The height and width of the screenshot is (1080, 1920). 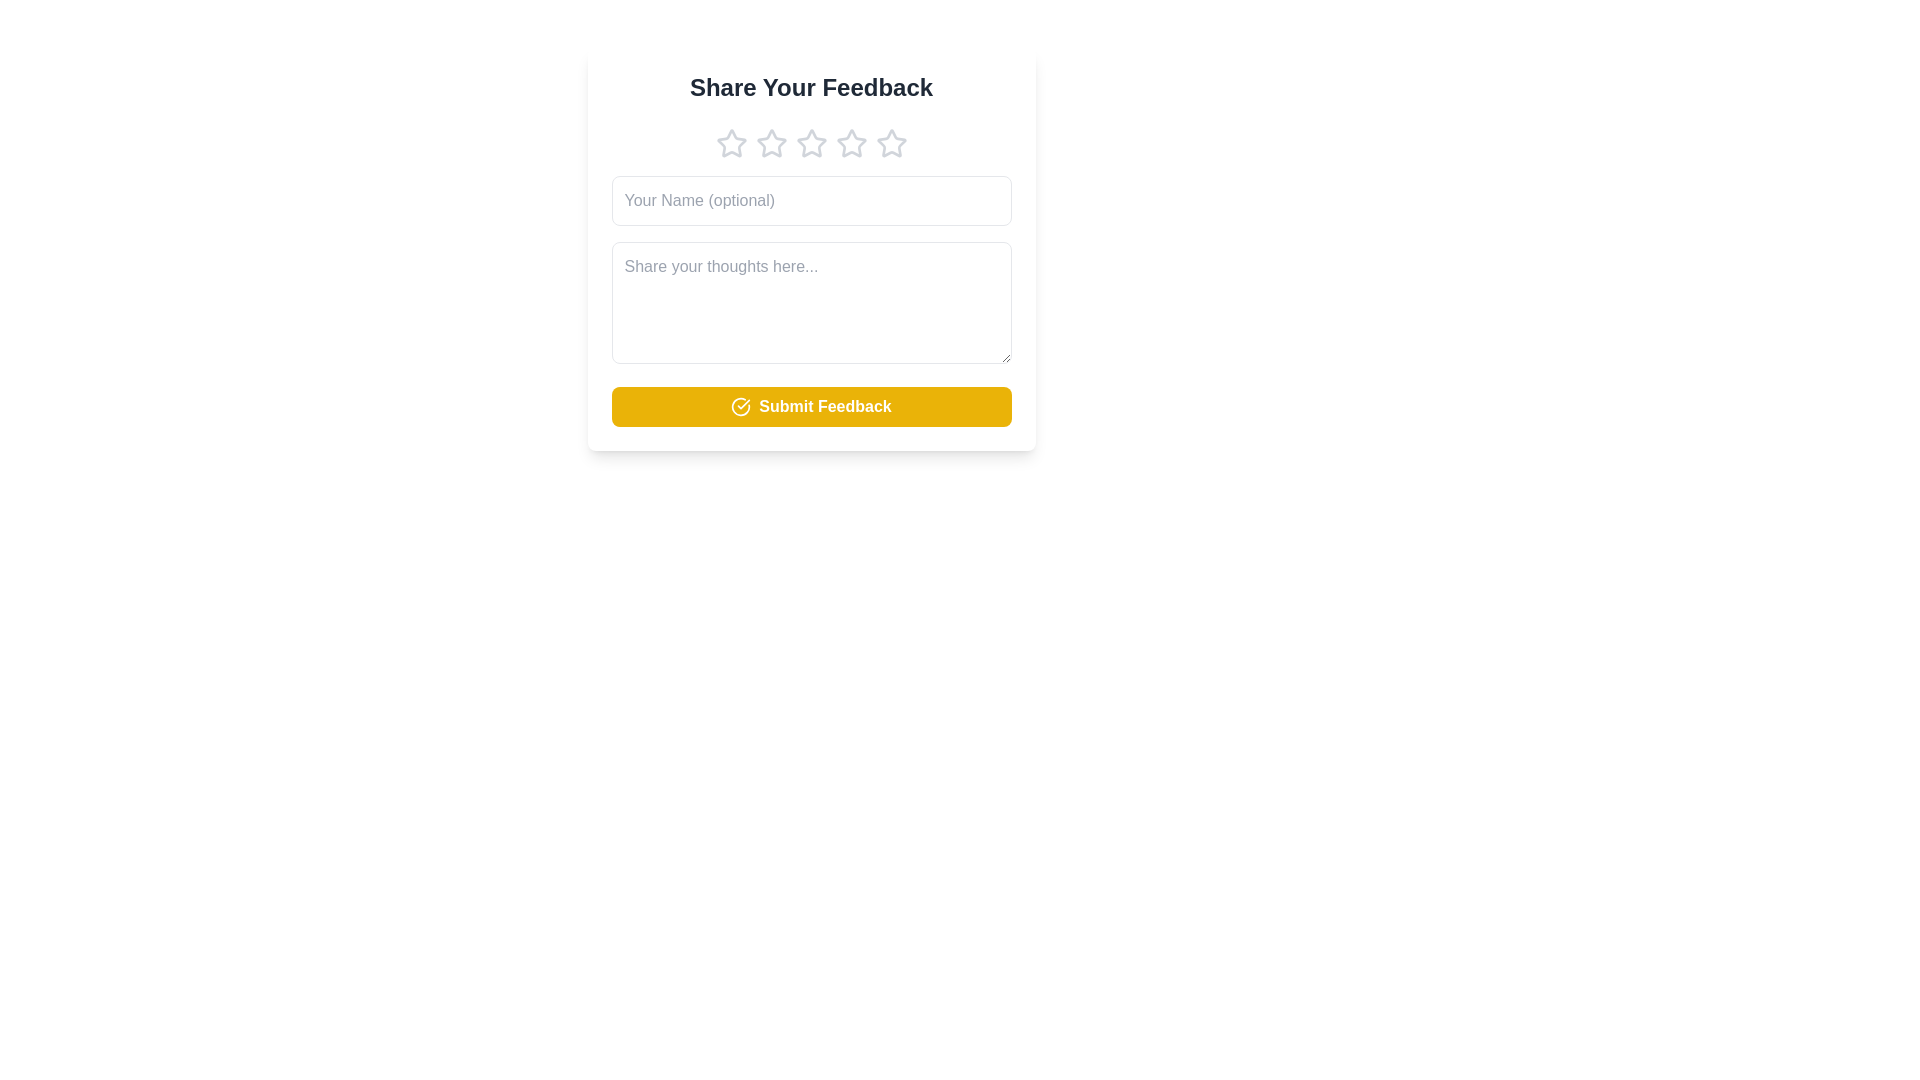 I want to click on the first star icon in the 5-star rating component at the top of the feedback form, so click(x=730, y=142).